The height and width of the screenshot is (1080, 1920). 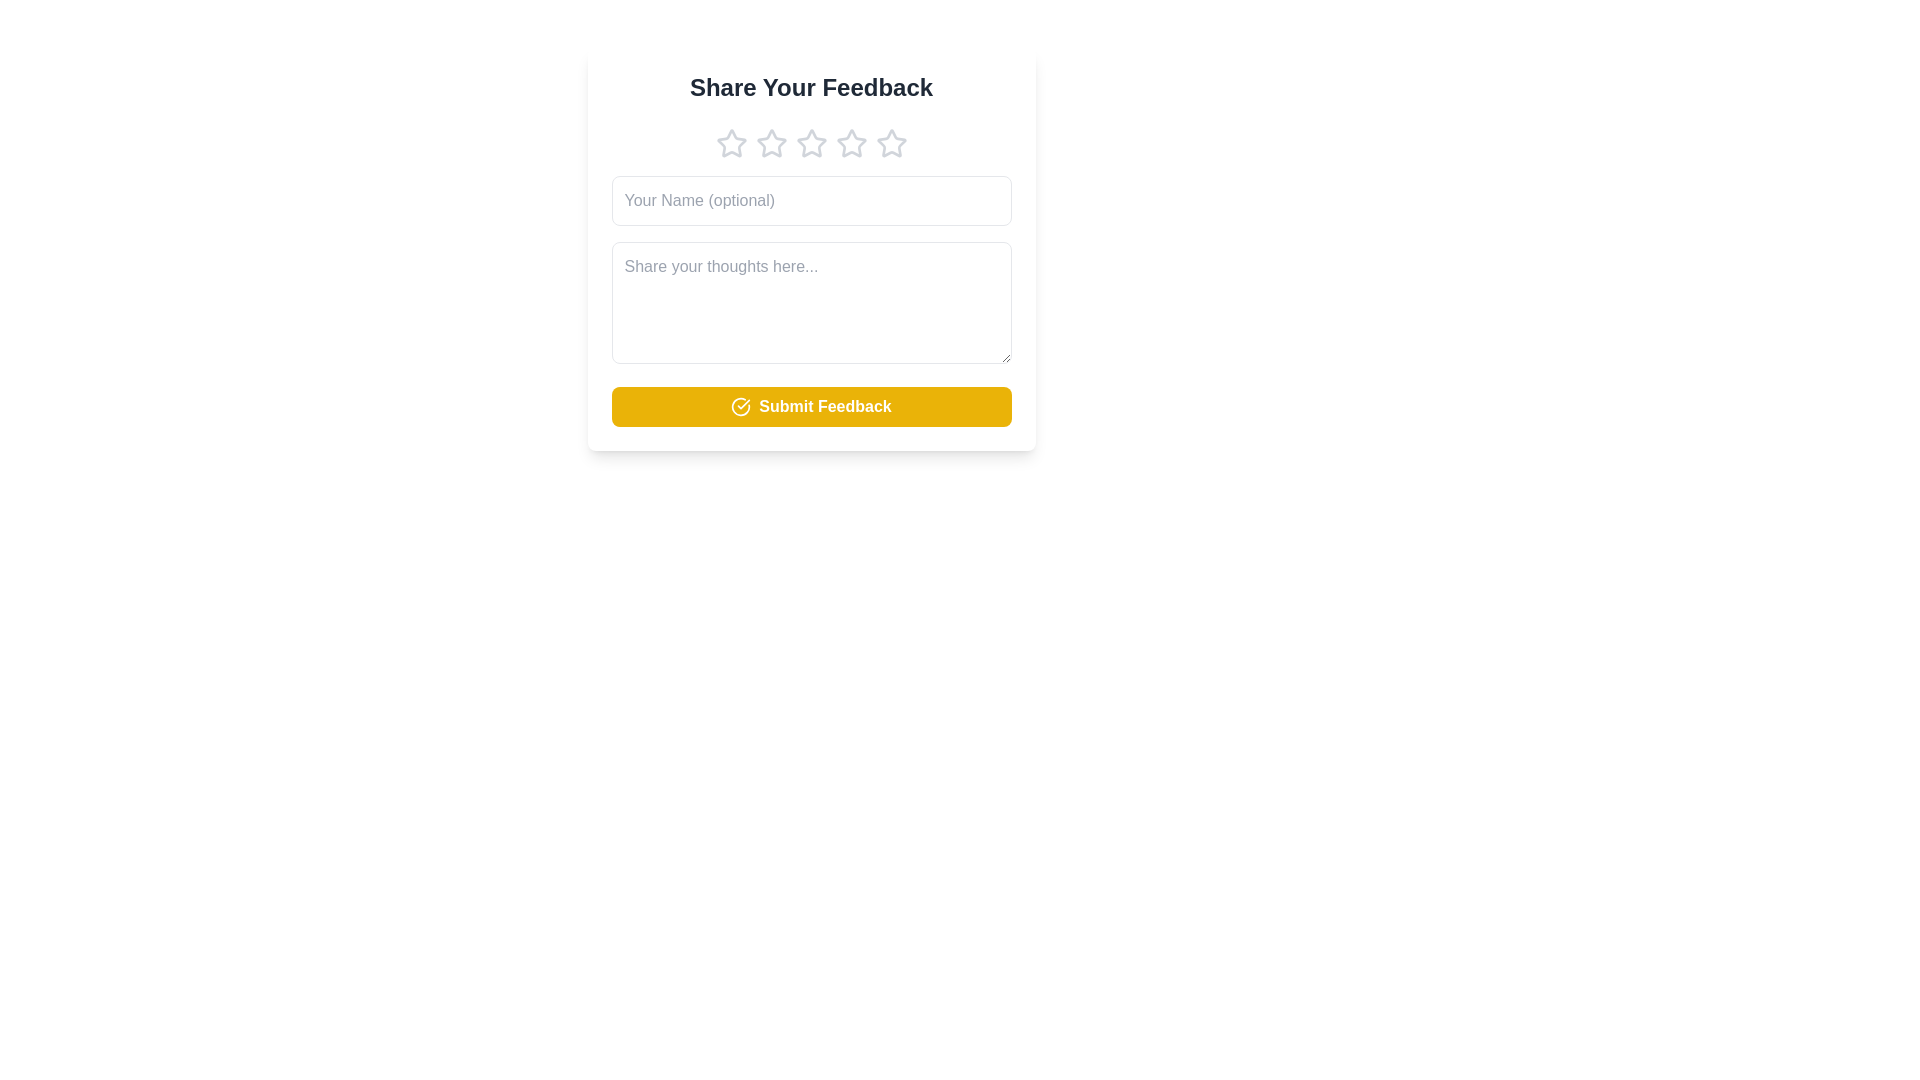 I want to click on the first star icon in the 5-star rating component at the top of the feedback form, so click(x=730, y=142).